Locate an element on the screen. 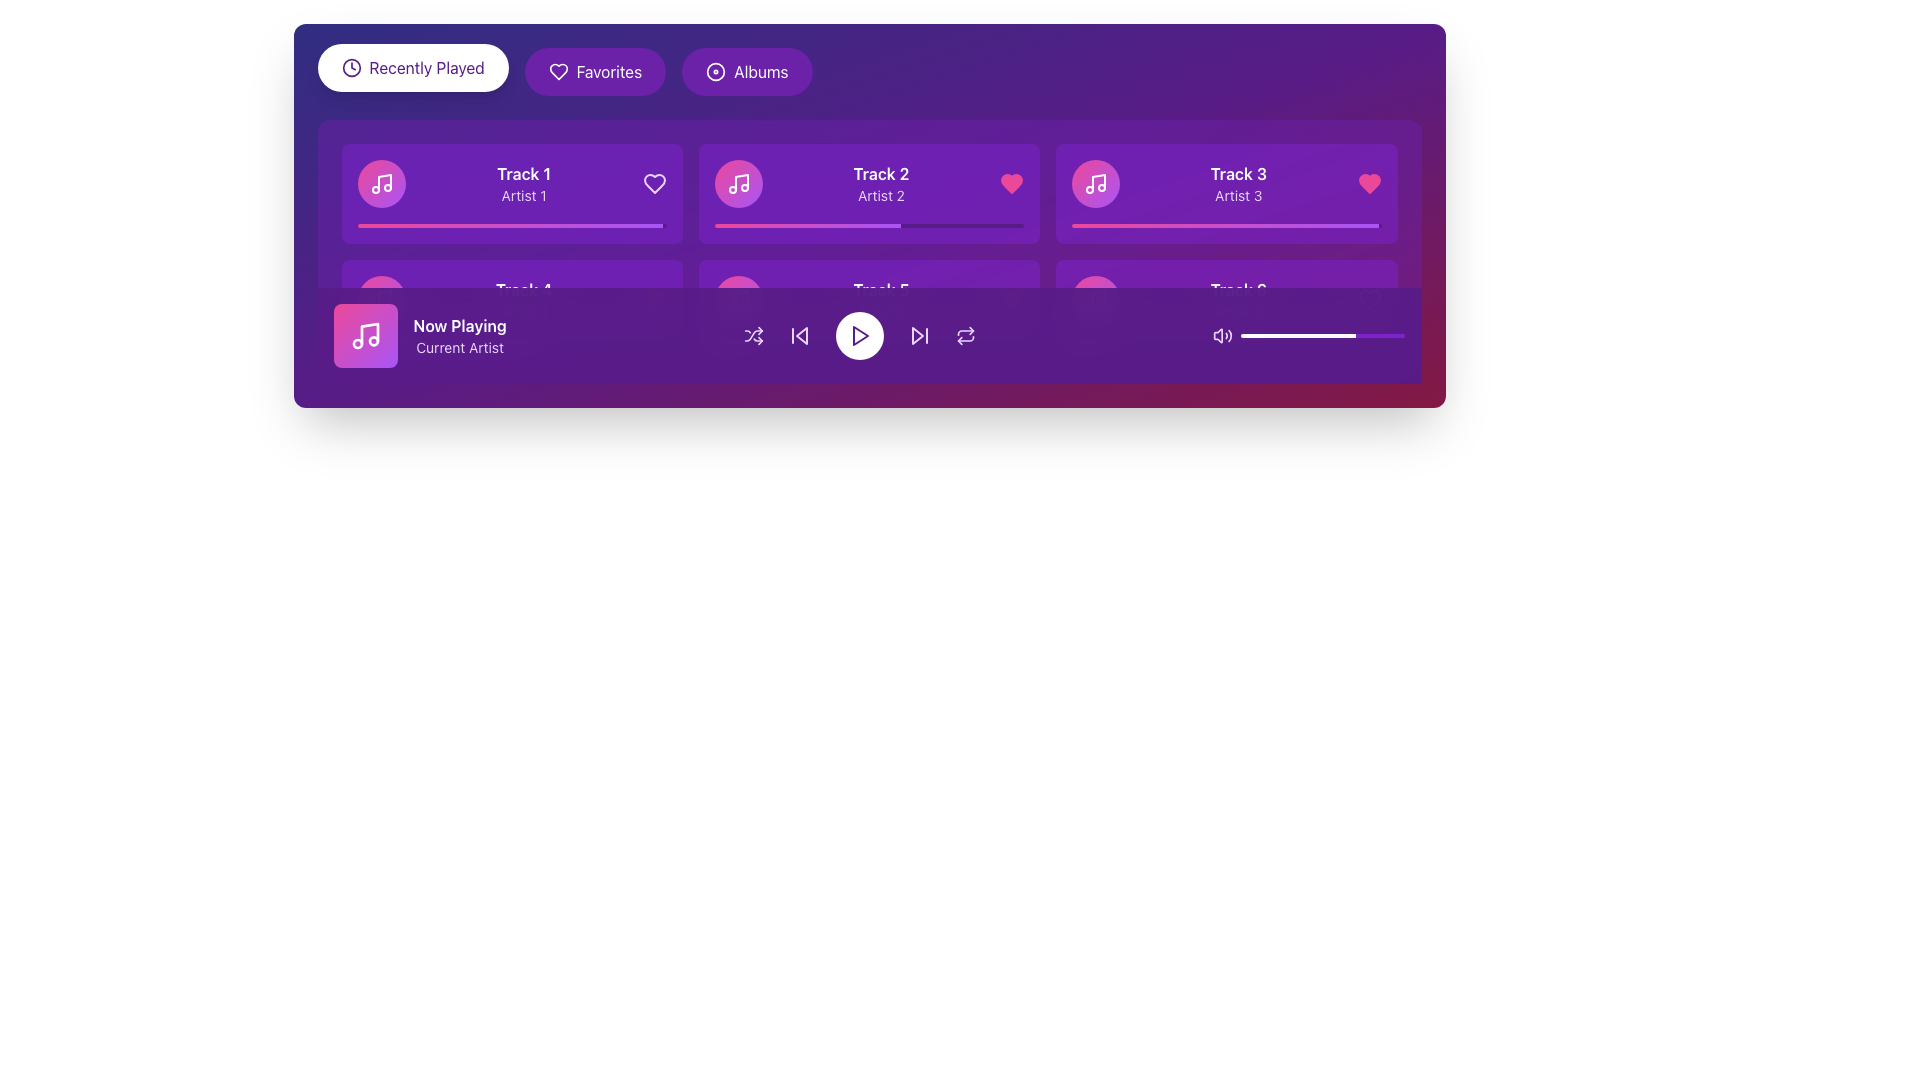 This screenshot has width=1920, height=1080. the pink heart-shaped icon located in the upper-right corner of the third track tile is located at coordinates (1368, 184).